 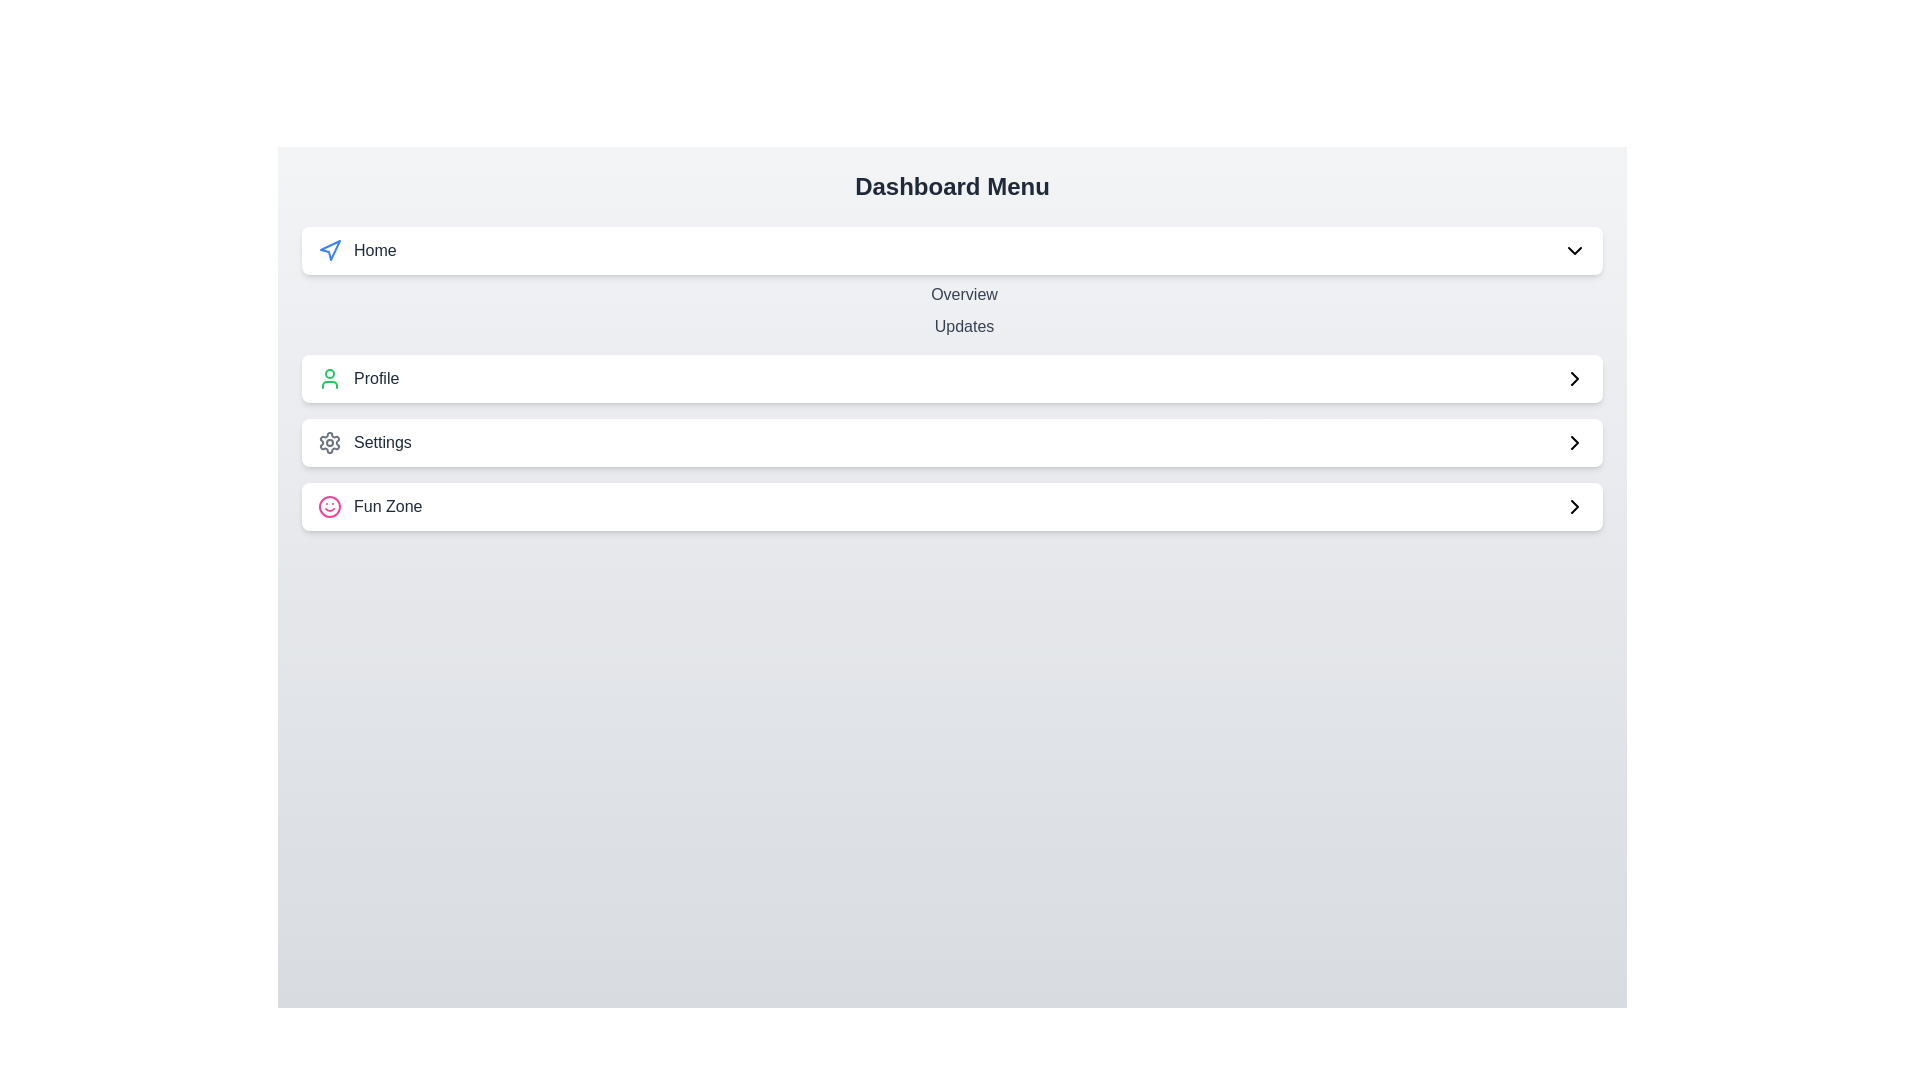 What do you see at coordinates (330, 378) in the screenshot?
I see `the green outline user icon located in the second row of the sidebar menu, which is positioned to the left of the text 'Profile'` at bounding box center [330, 378].